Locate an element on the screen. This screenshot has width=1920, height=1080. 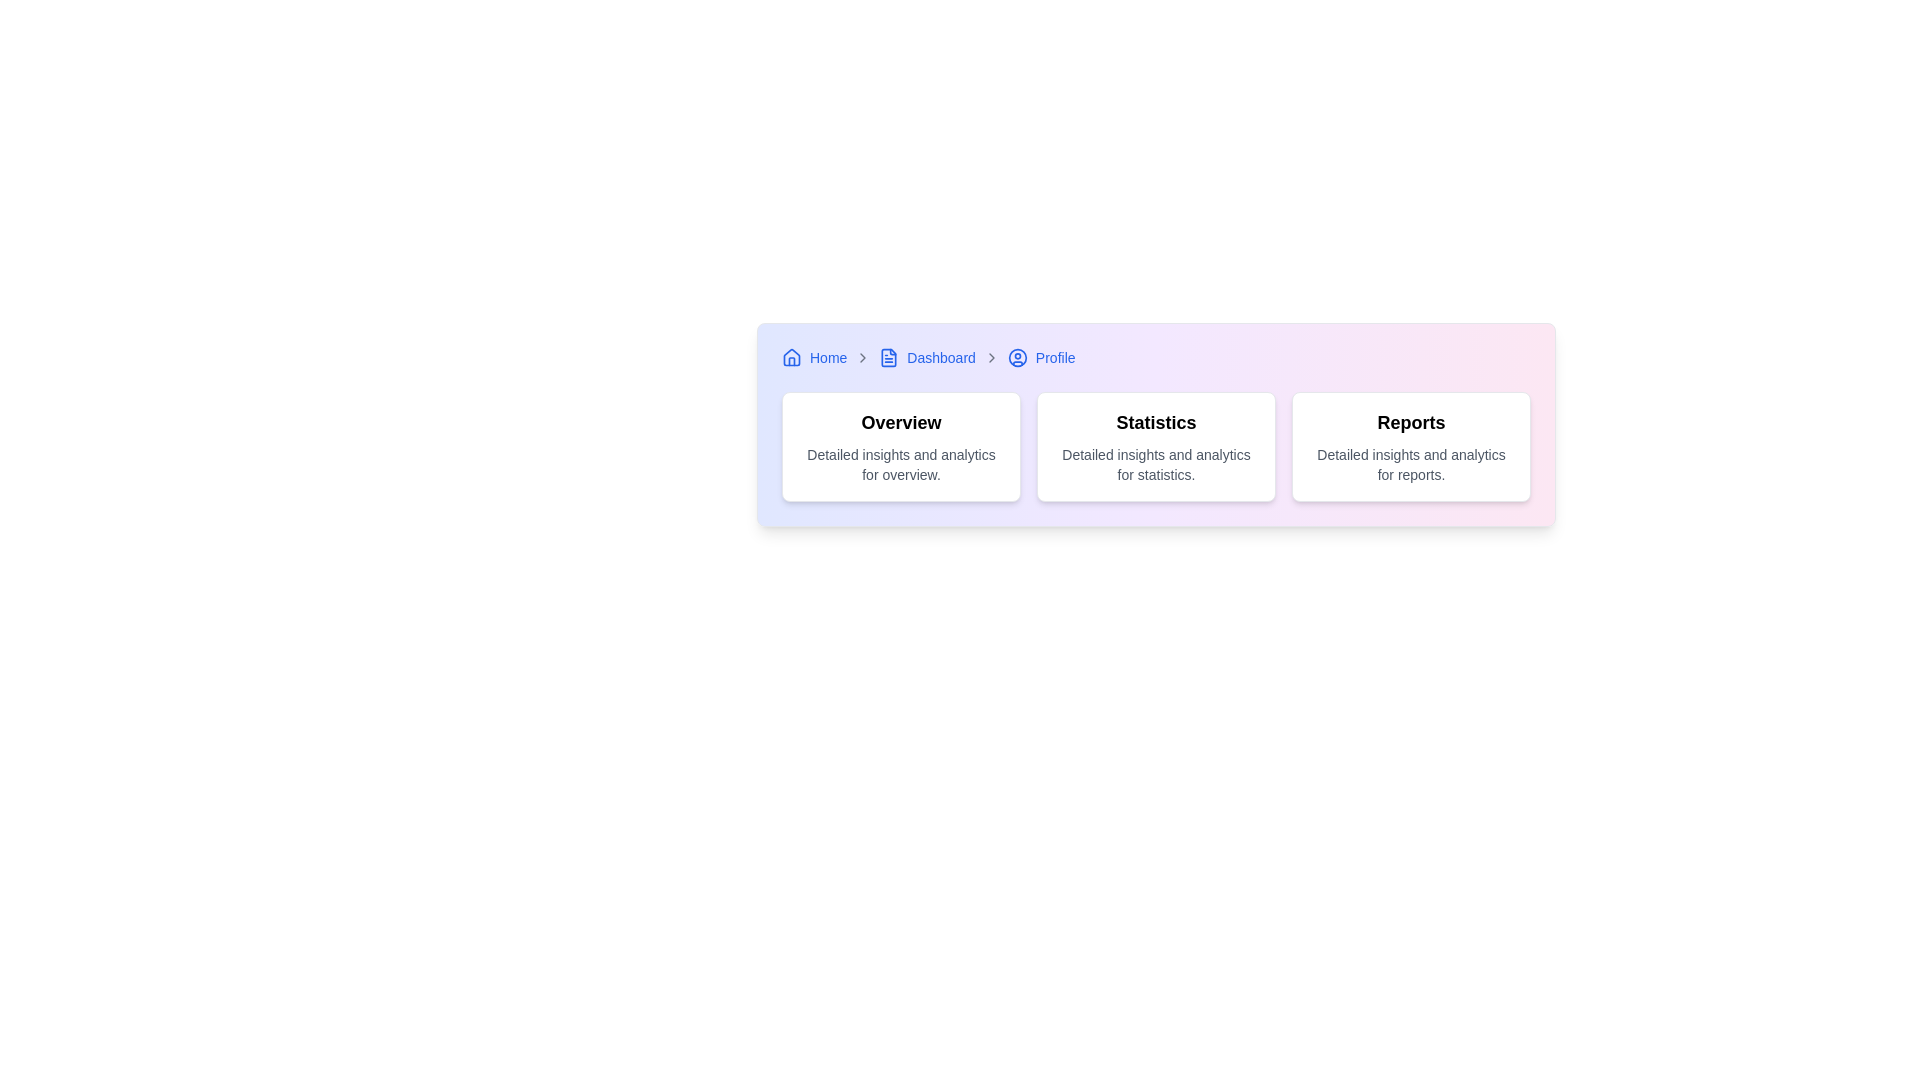
the circular profile icon with a blue border located in the breadcrumb navigation bar near the top-right of the interface is located at coordinates (1017, 357).